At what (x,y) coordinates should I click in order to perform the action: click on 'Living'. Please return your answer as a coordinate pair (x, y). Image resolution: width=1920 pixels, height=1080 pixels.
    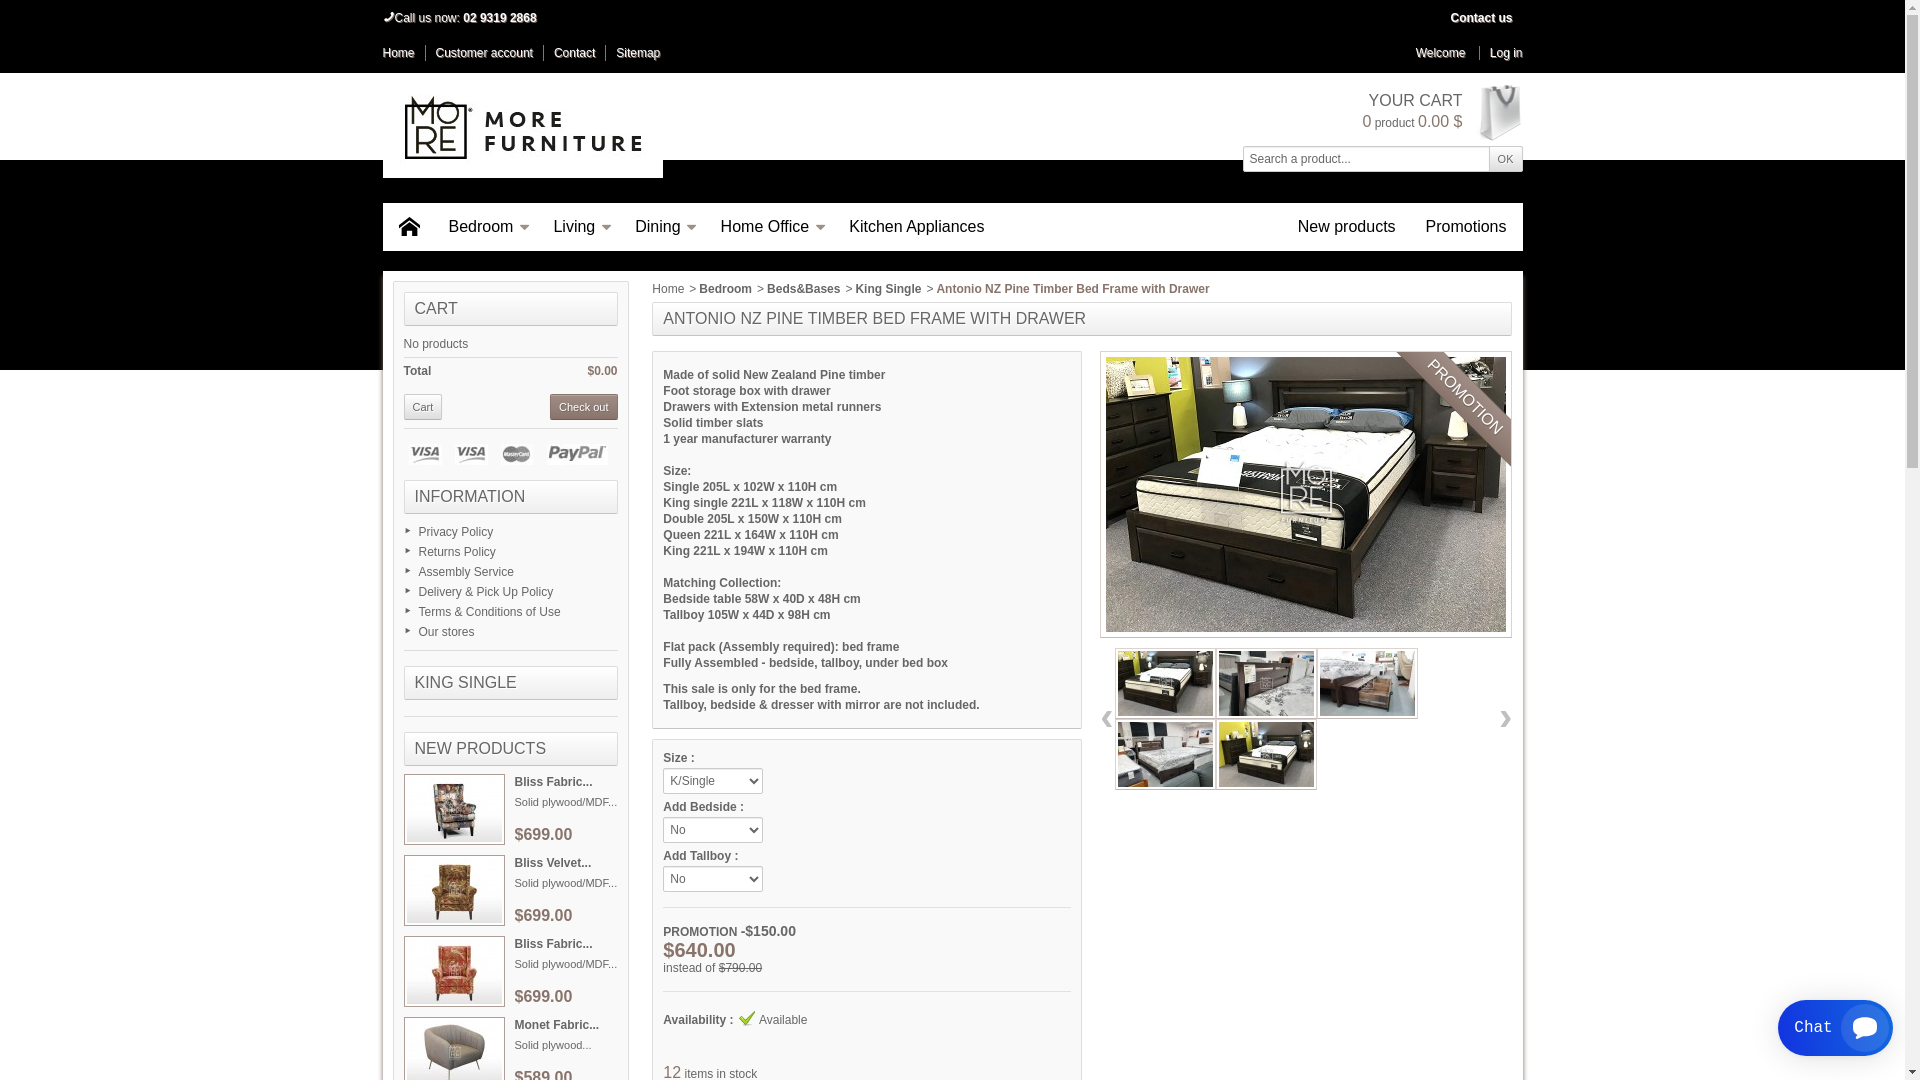
    Looking at the image, I should click on (578, 226).